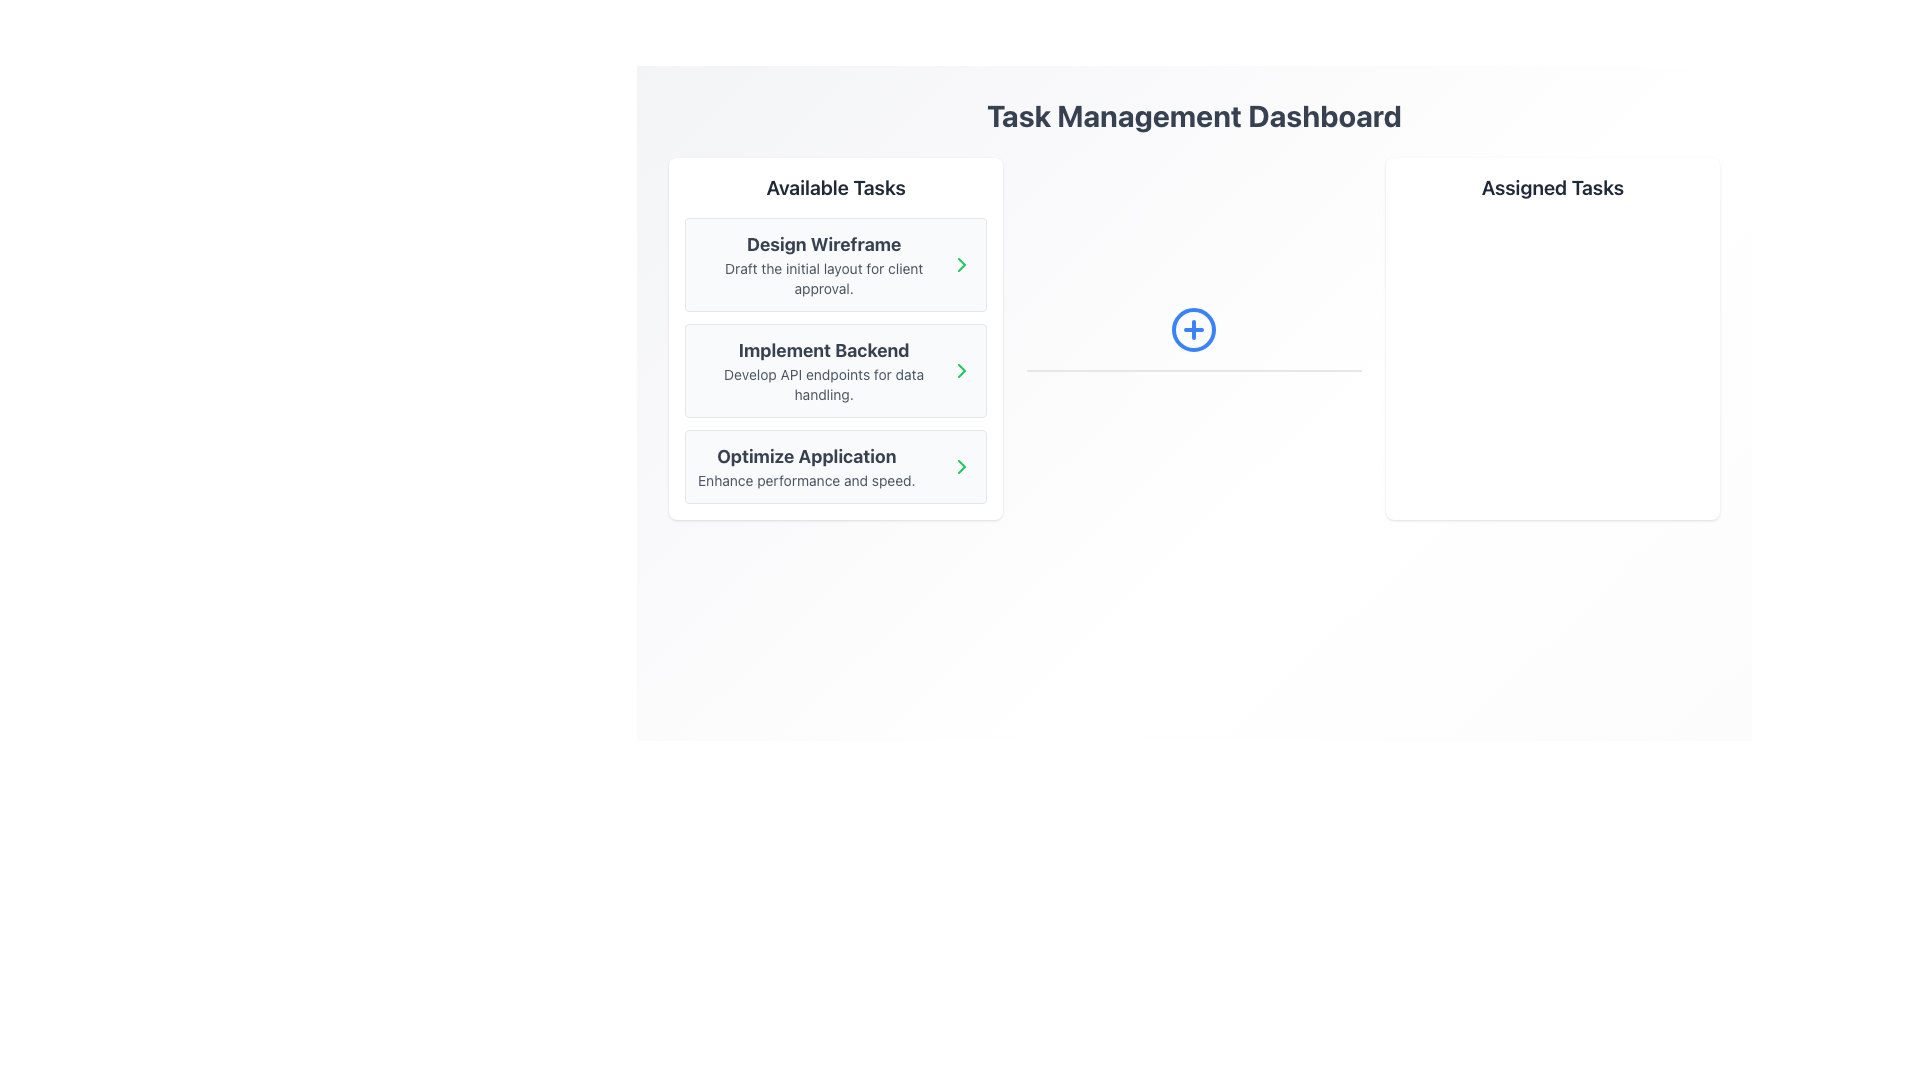 The width and height of the screenshot is (1920, 1080). Describe the element at coordinates (961, 264) in the screenshot. I see `the chevron arrow icon located at the rightmost position of the 'Design Wireframe' row in the Available Tasks panel` at that location.